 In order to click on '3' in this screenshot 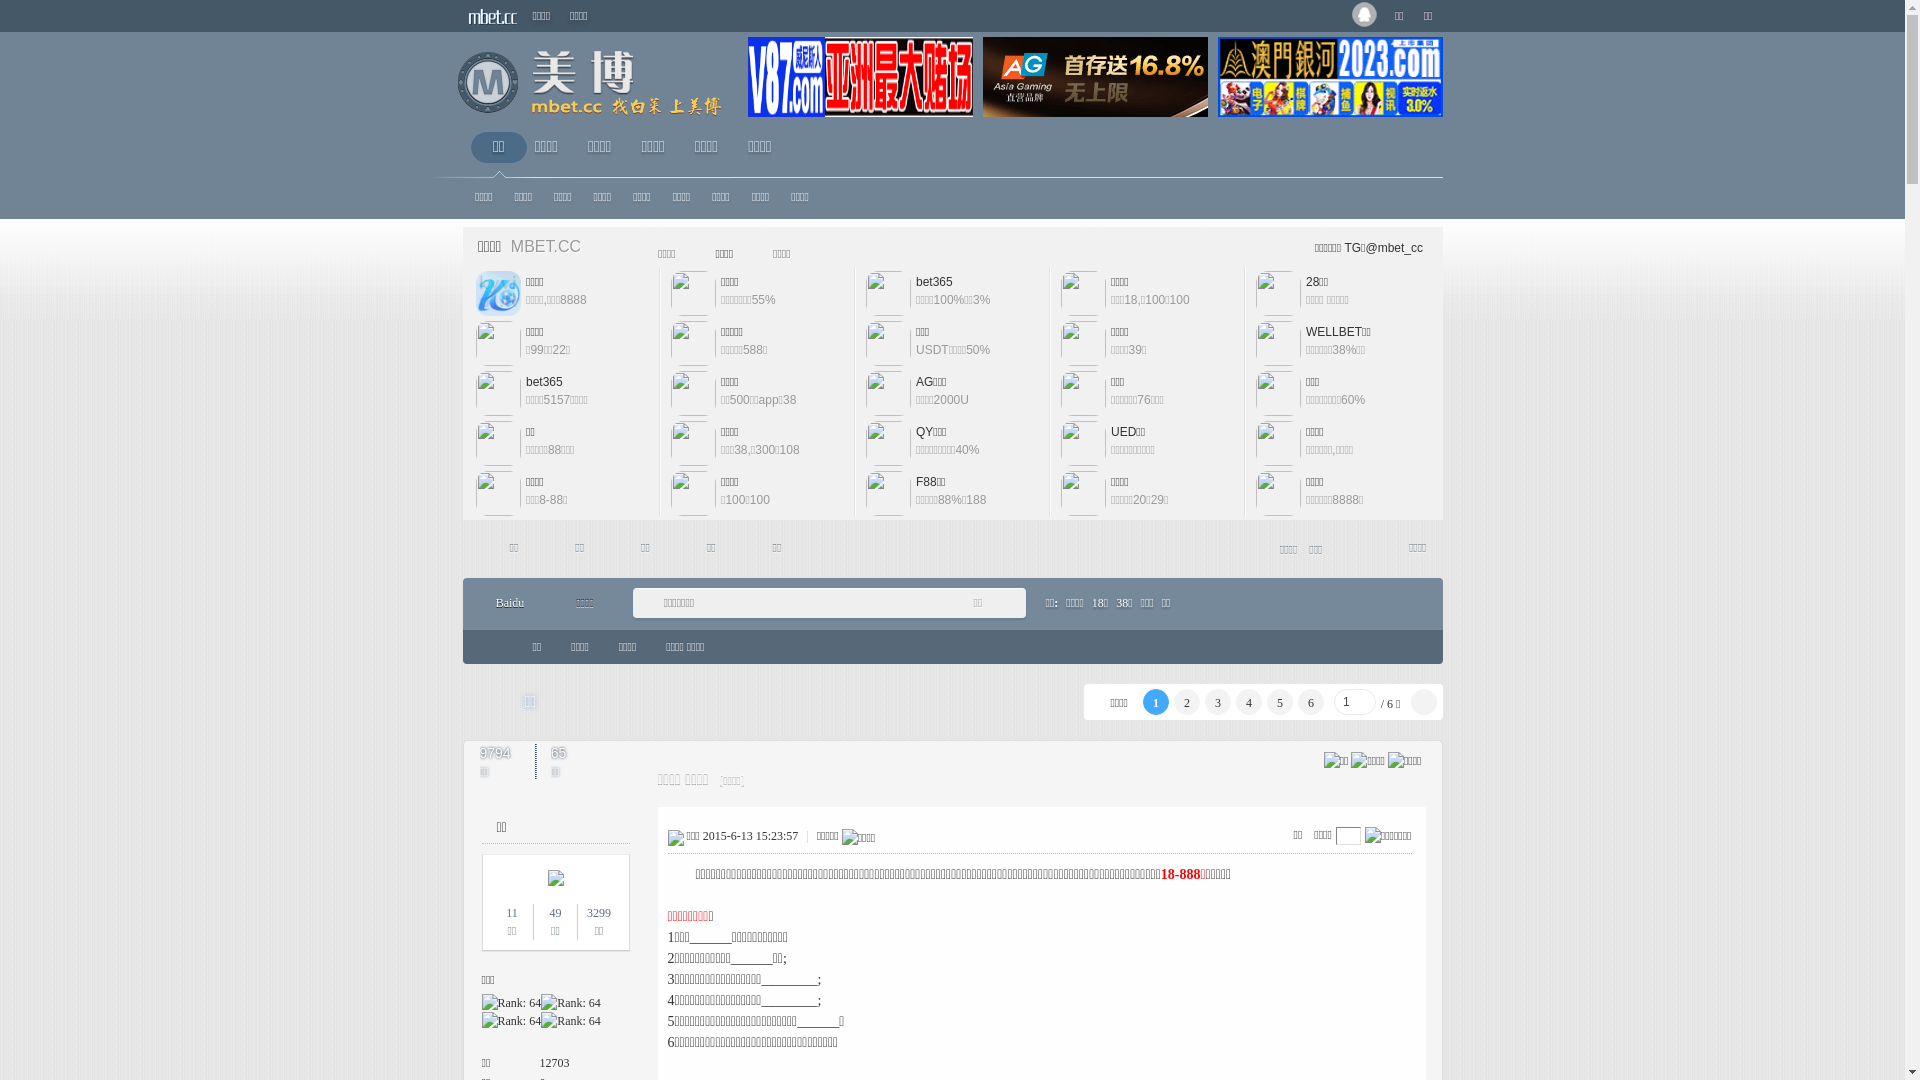, I will do `click(1217, 701)`.